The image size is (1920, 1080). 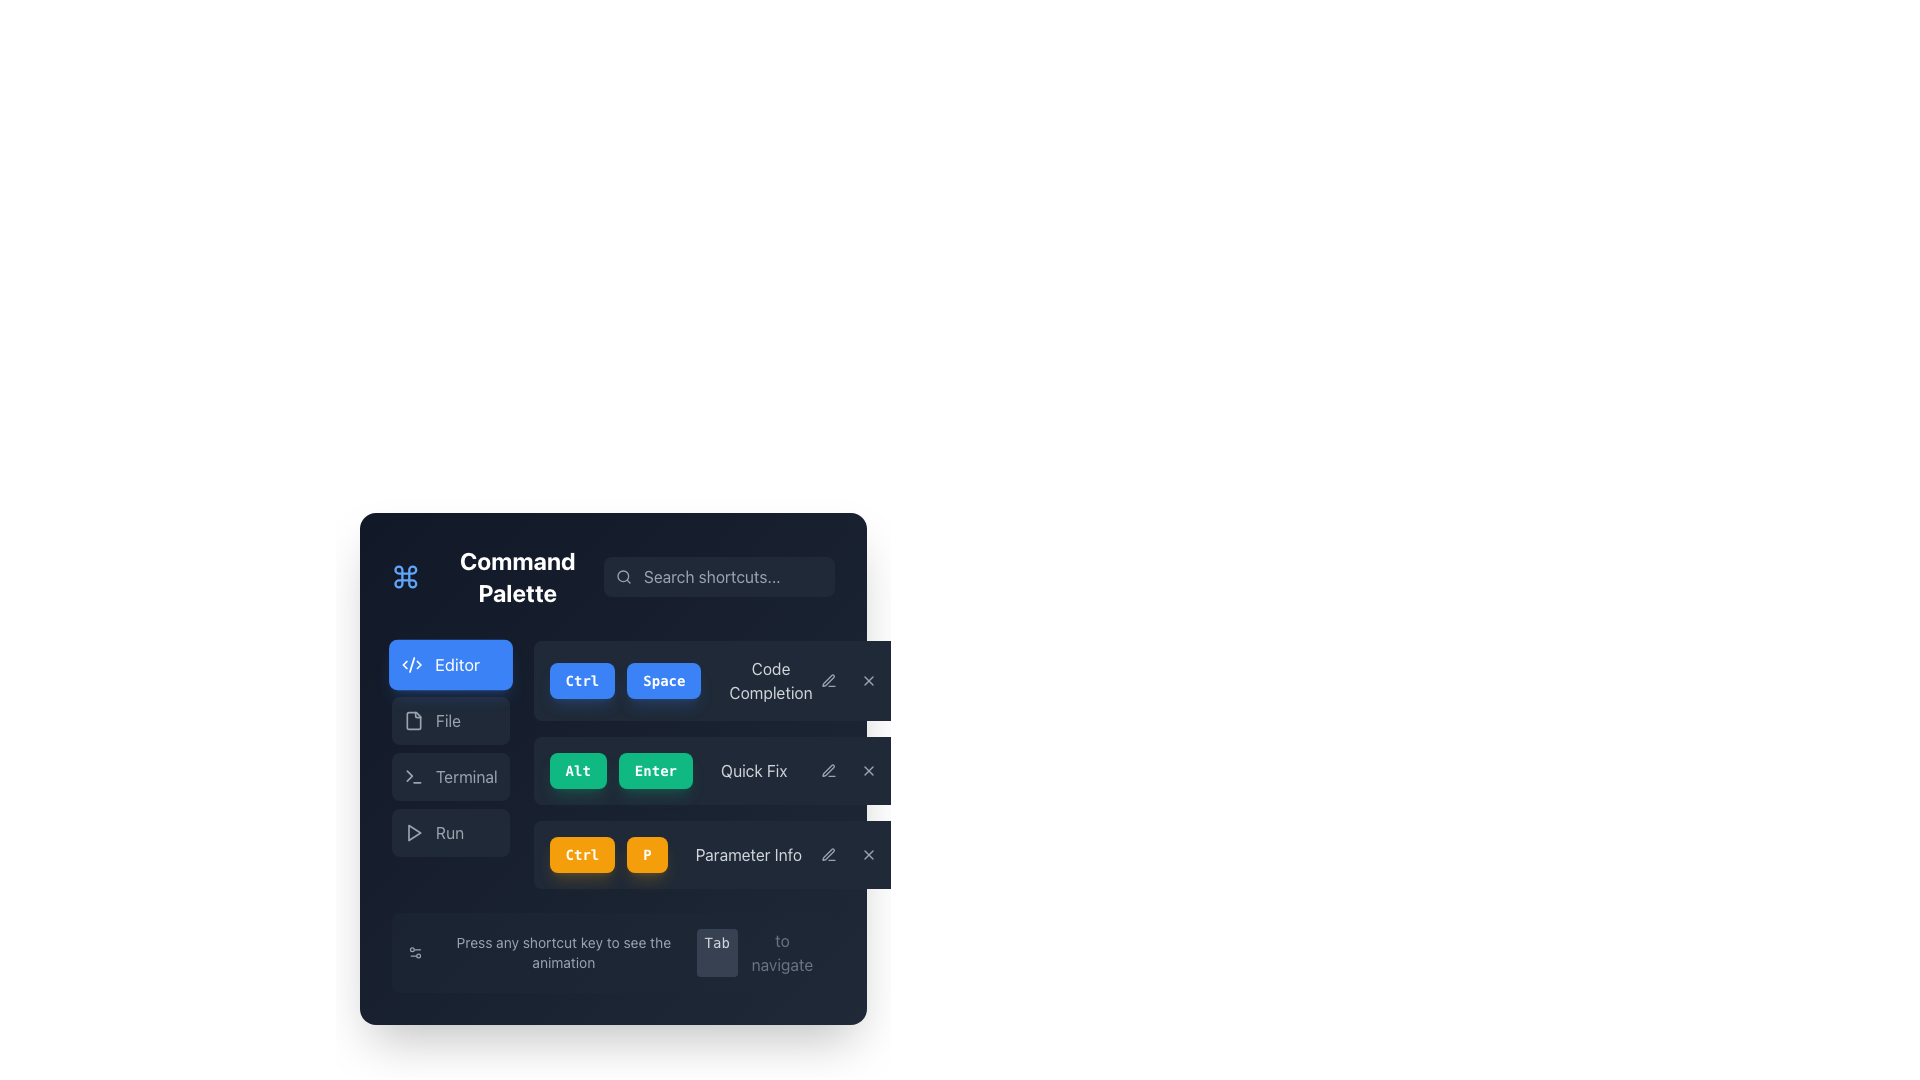 What do you see at coordinates (647, 855) in the screenshot?
I see `the vibrant orange button with a bold letter 'P'` at bounding box center [647, 855].